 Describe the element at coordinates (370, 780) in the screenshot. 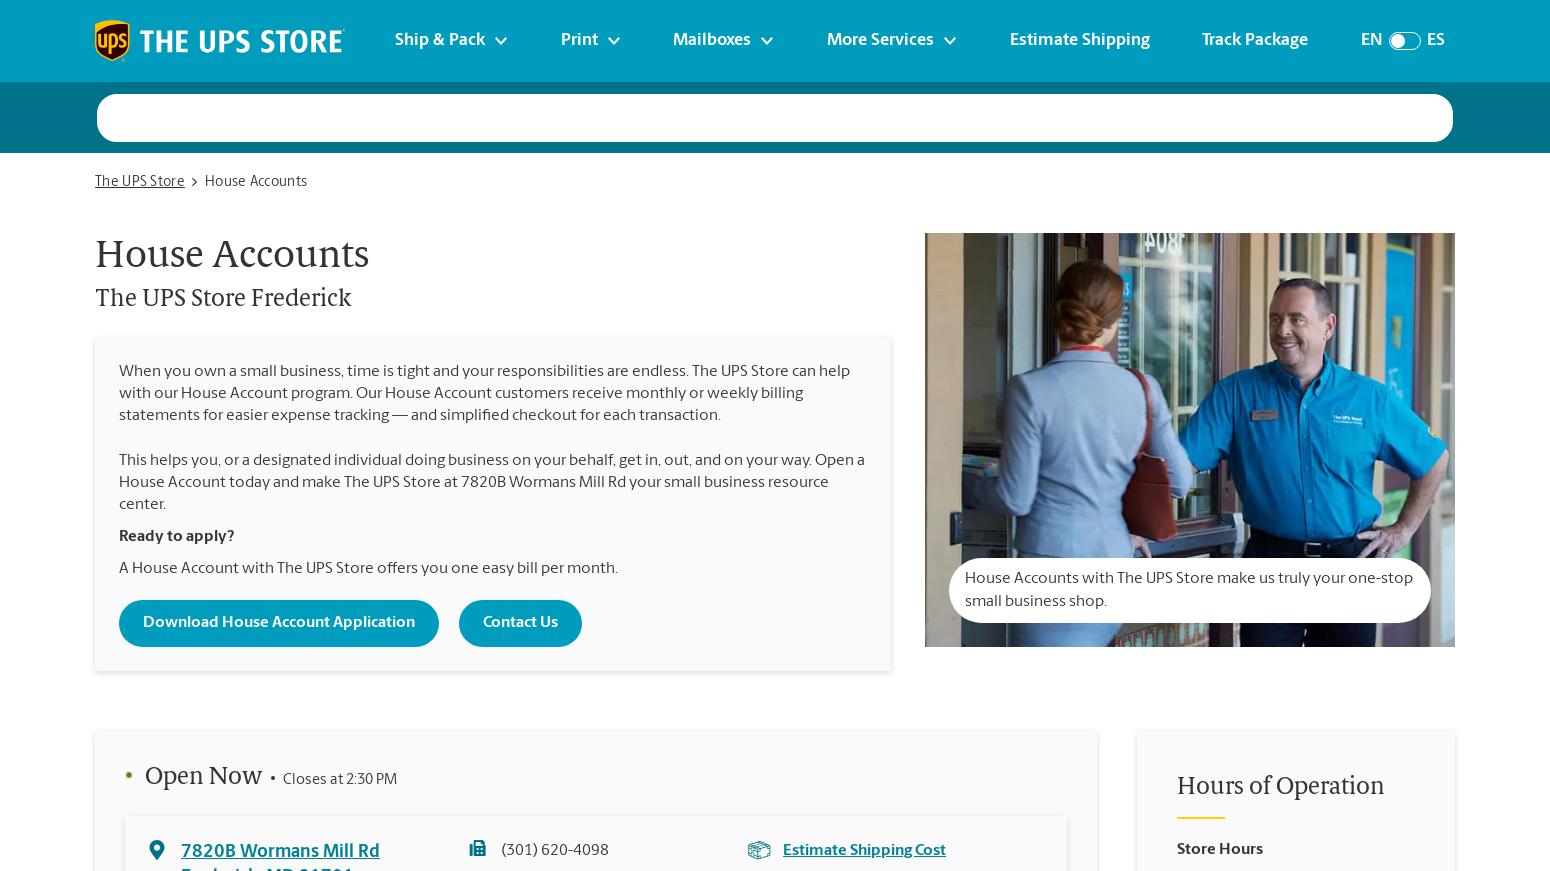

I see `'2:30 PM'` at that location.